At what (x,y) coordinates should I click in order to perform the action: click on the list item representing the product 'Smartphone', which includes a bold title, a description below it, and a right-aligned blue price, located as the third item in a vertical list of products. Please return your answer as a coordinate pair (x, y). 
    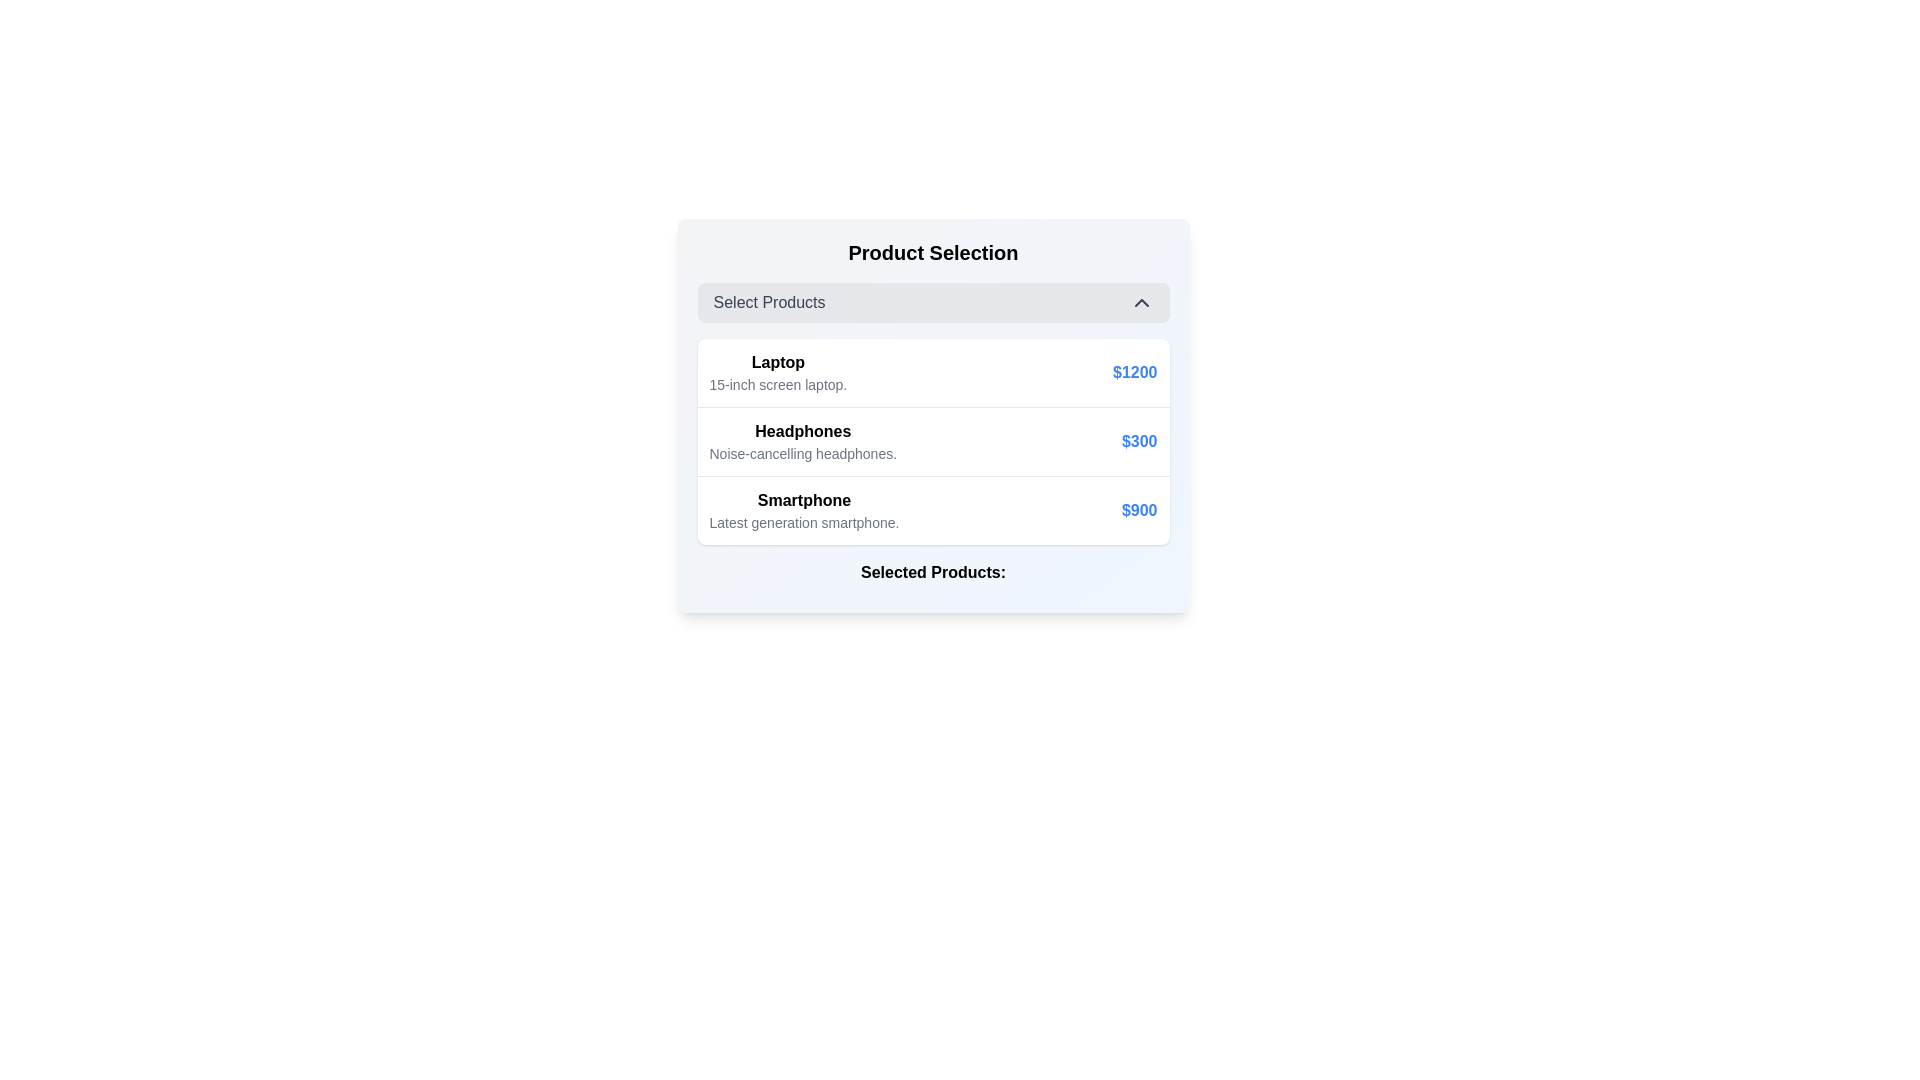
    Looking at the image, I should click on (932, 509).